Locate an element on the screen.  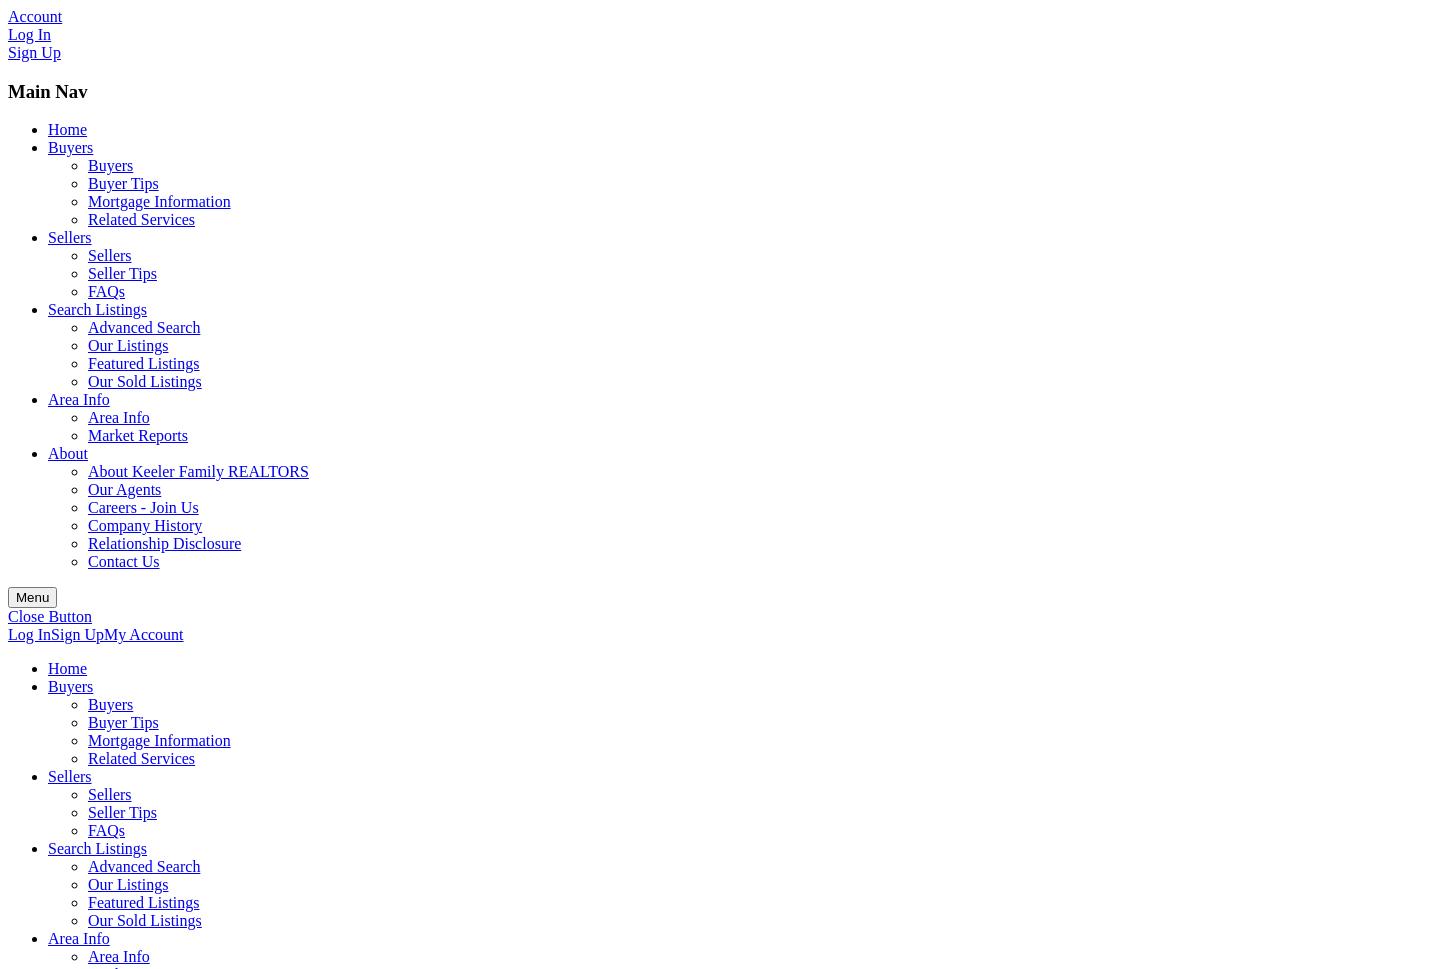
'Relationship Disclosure' is located at coordinates (87, 543).